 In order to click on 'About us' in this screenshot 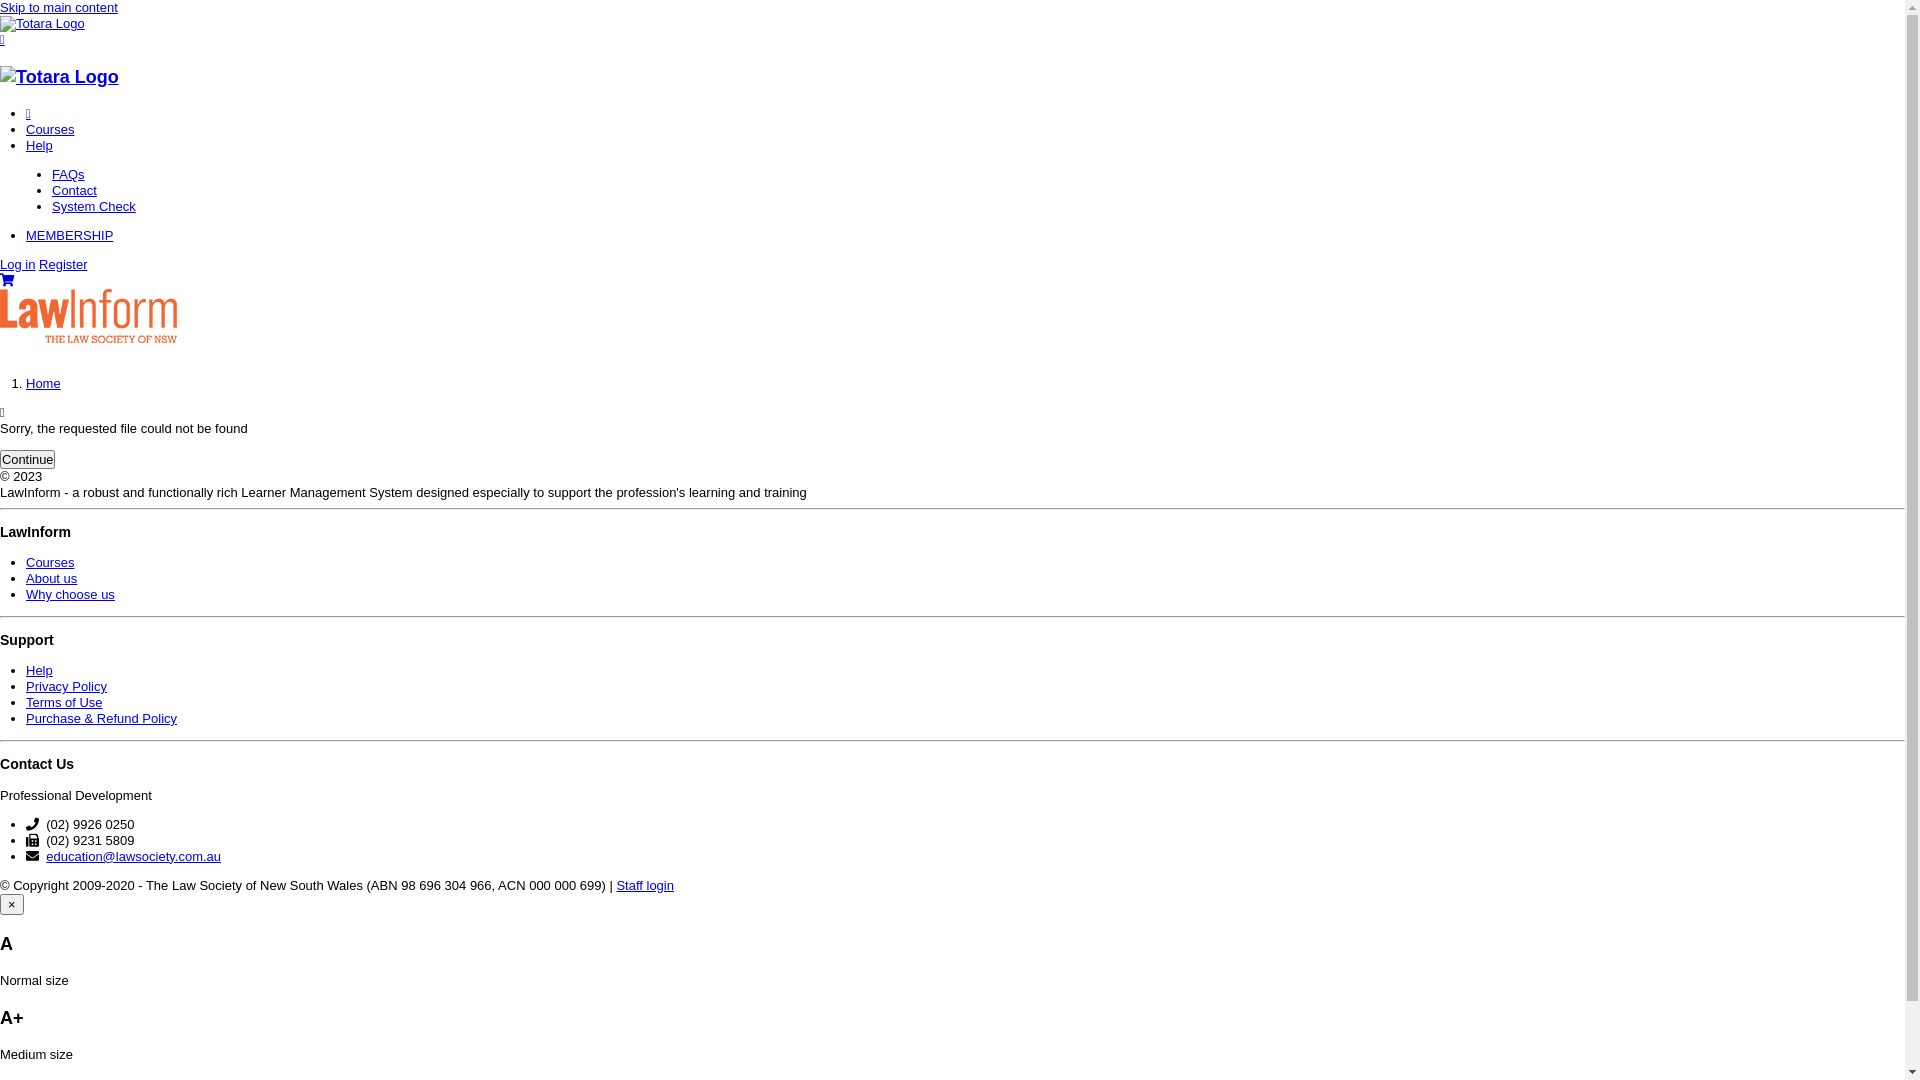, I will do `click(51, 578)`.